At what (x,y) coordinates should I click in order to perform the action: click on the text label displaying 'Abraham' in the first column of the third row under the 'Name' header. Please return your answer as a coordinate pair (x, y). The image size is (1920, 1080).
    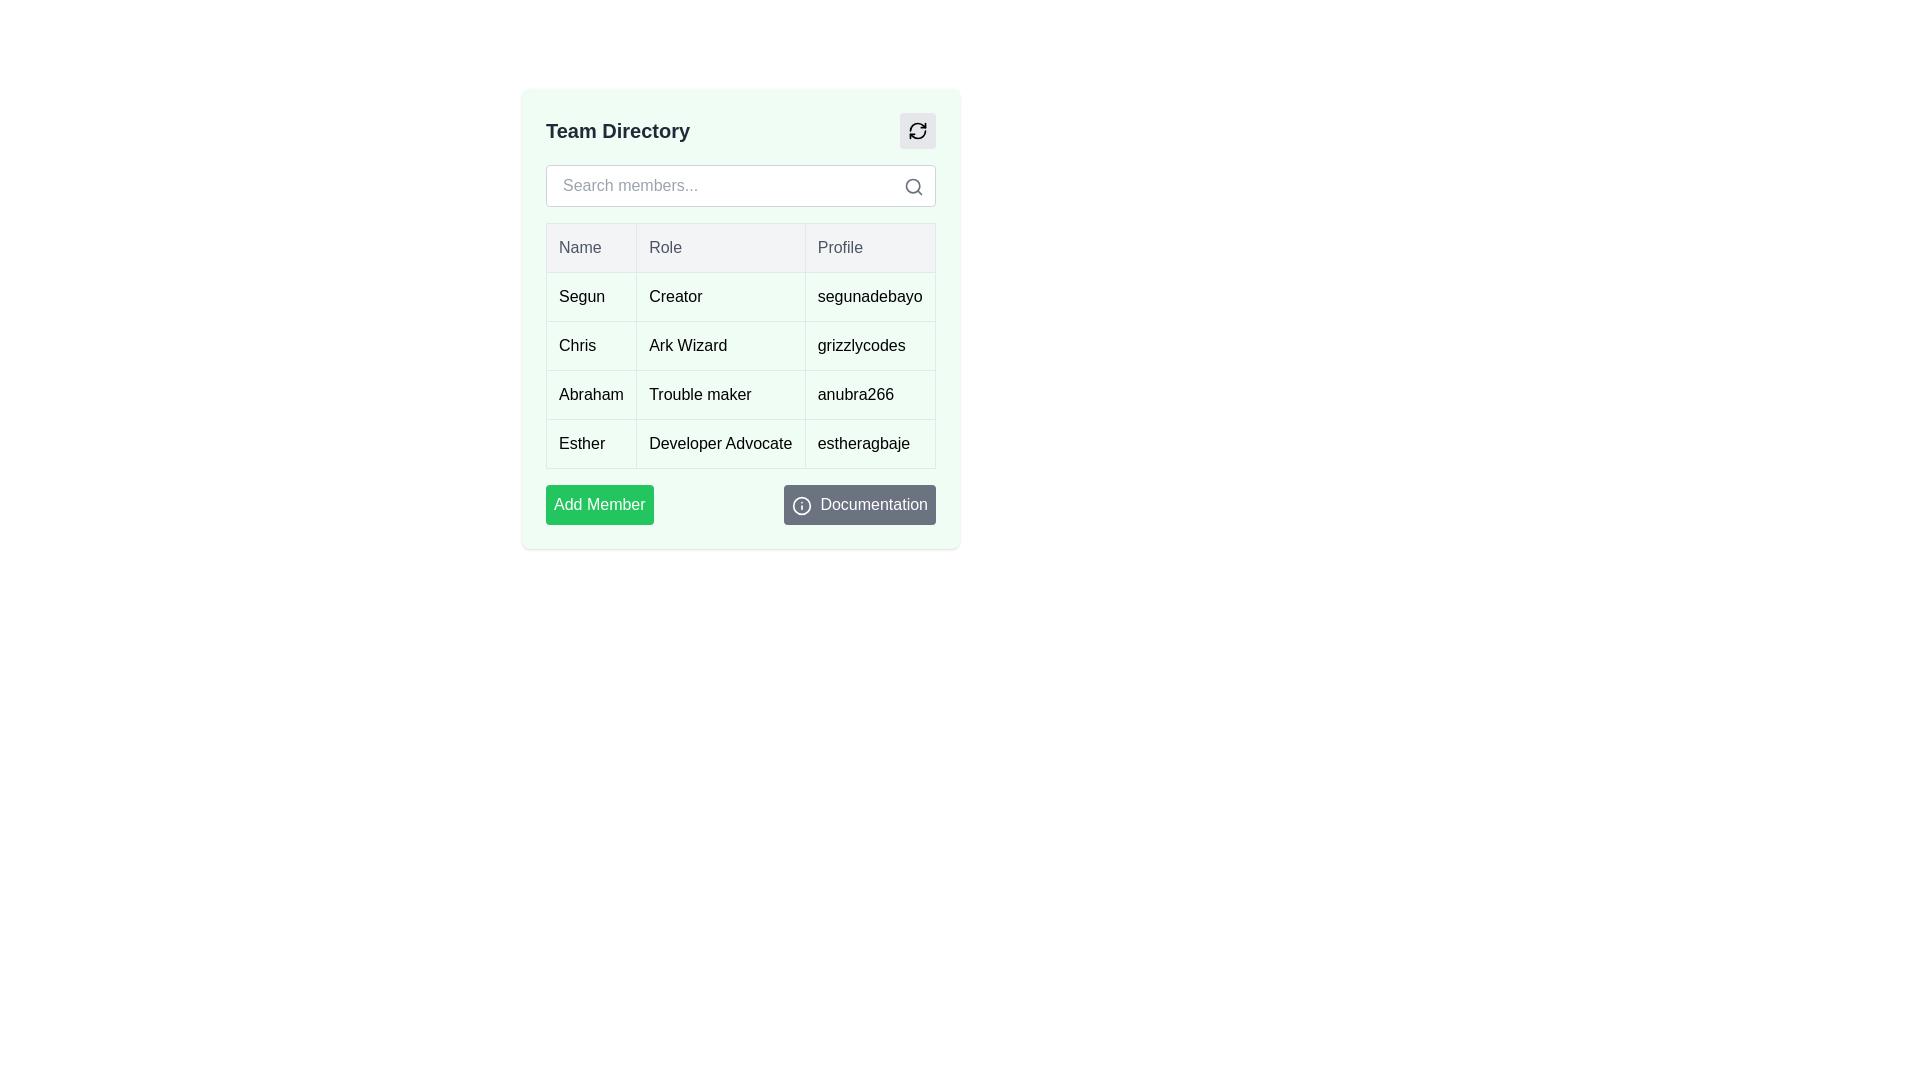
    Looking at the image, I should click on (590, 394).